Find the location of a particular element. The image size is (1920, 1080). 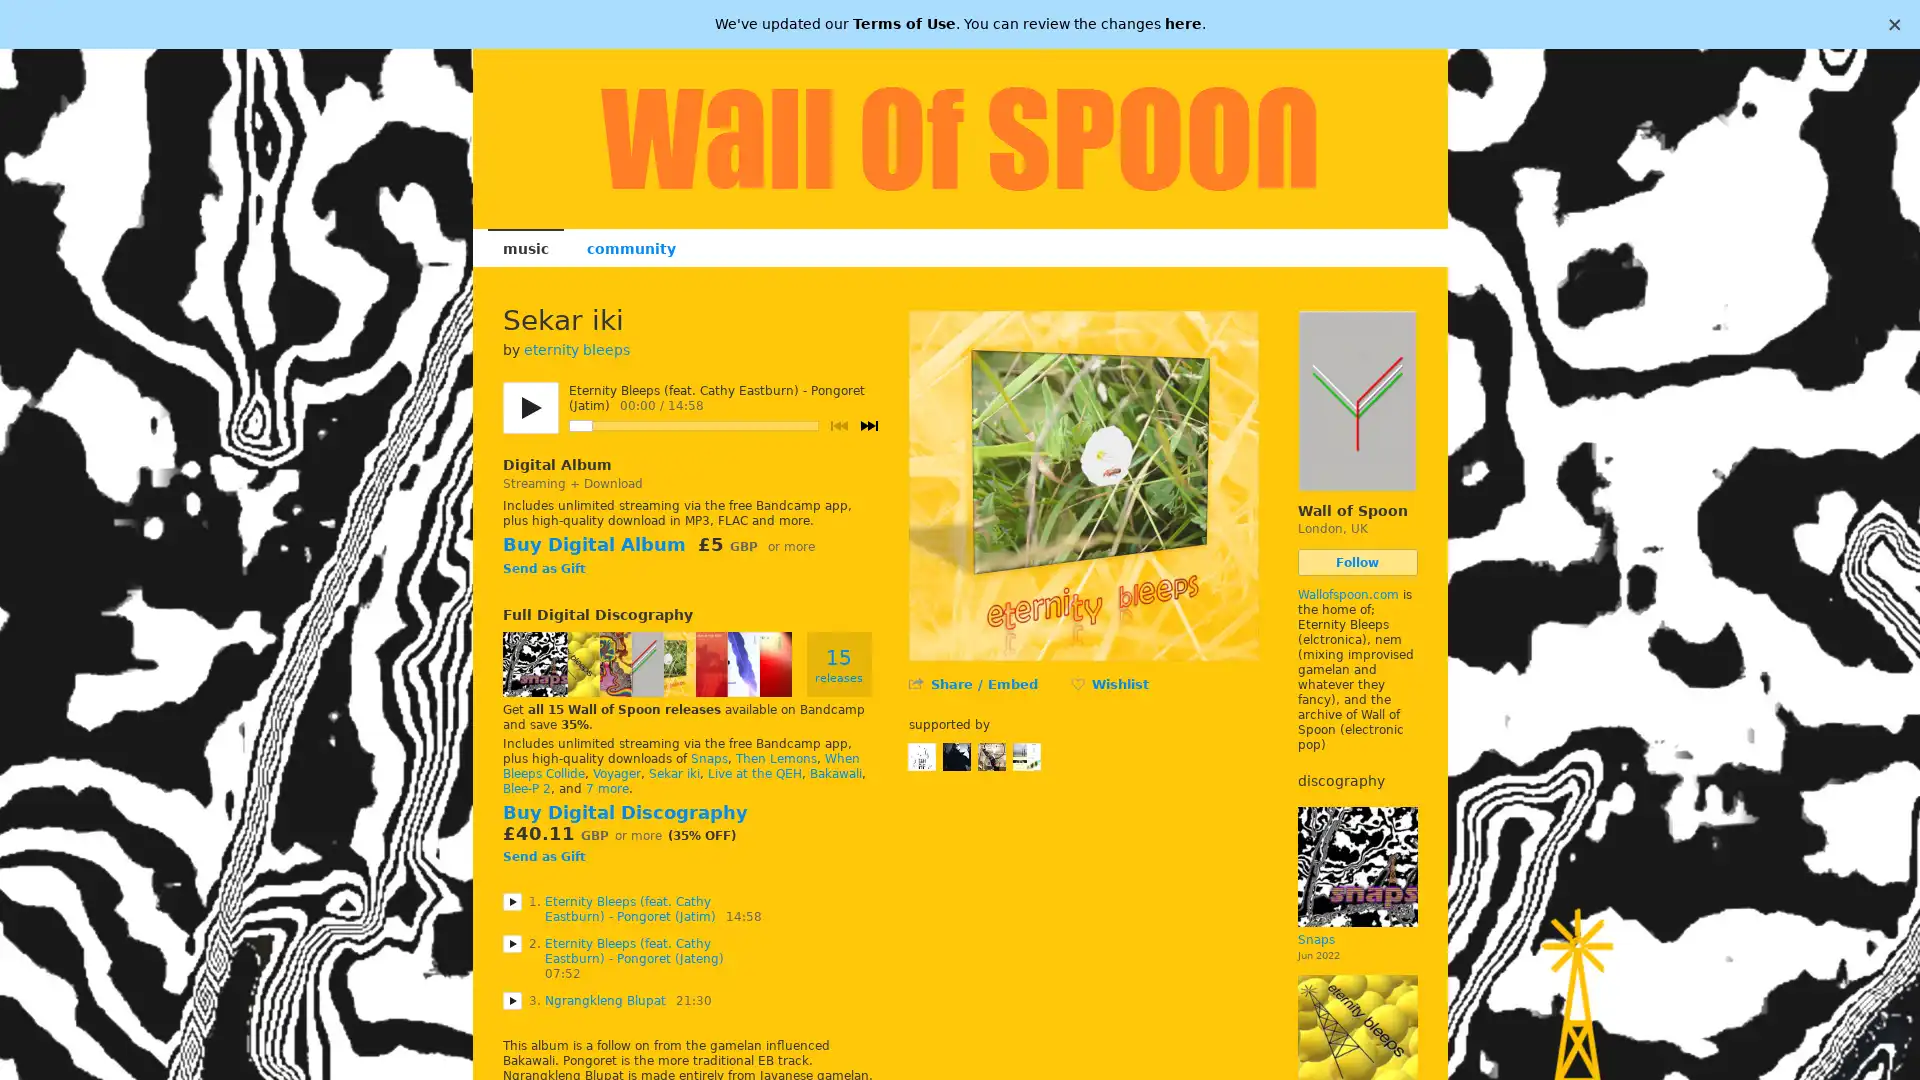

Next track is located at coordinates (868, 424).